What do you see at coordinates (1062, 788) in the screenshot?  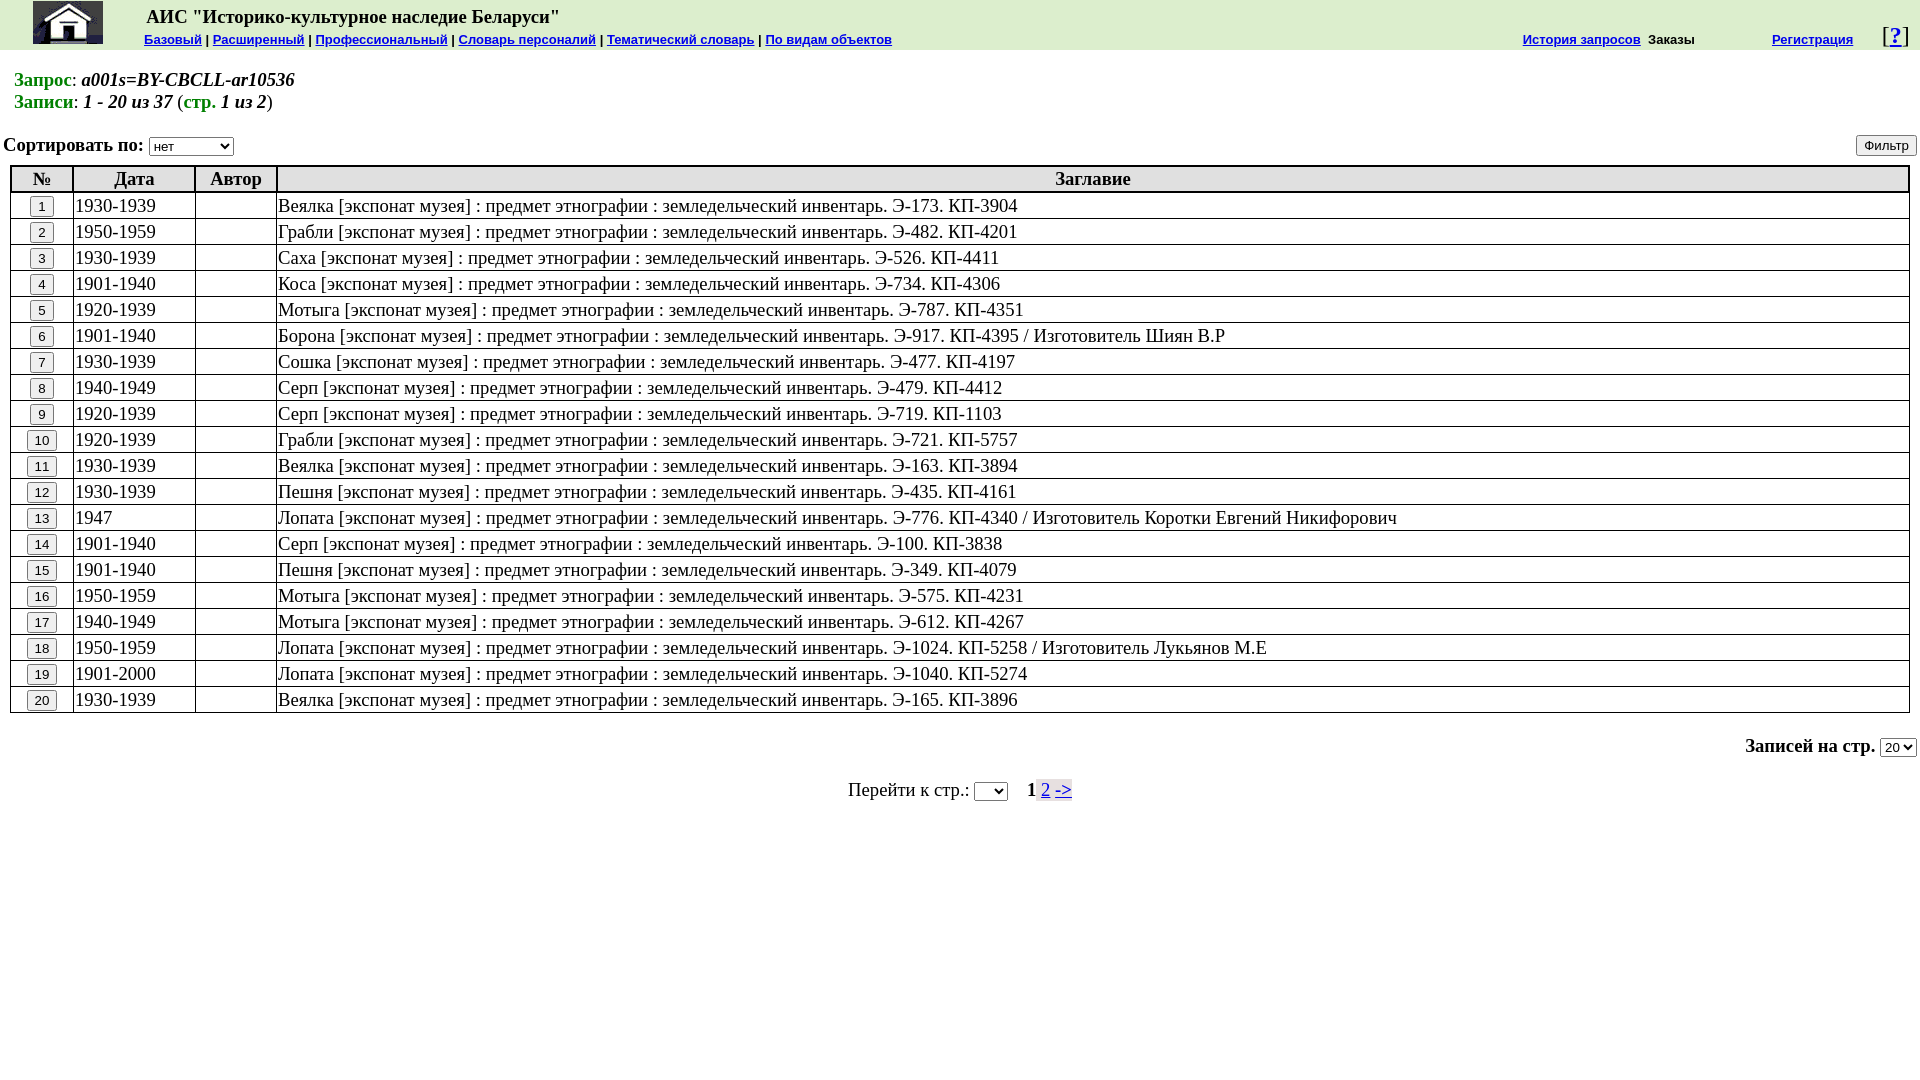 I see `'->'` at bounding box center [1062, 788].